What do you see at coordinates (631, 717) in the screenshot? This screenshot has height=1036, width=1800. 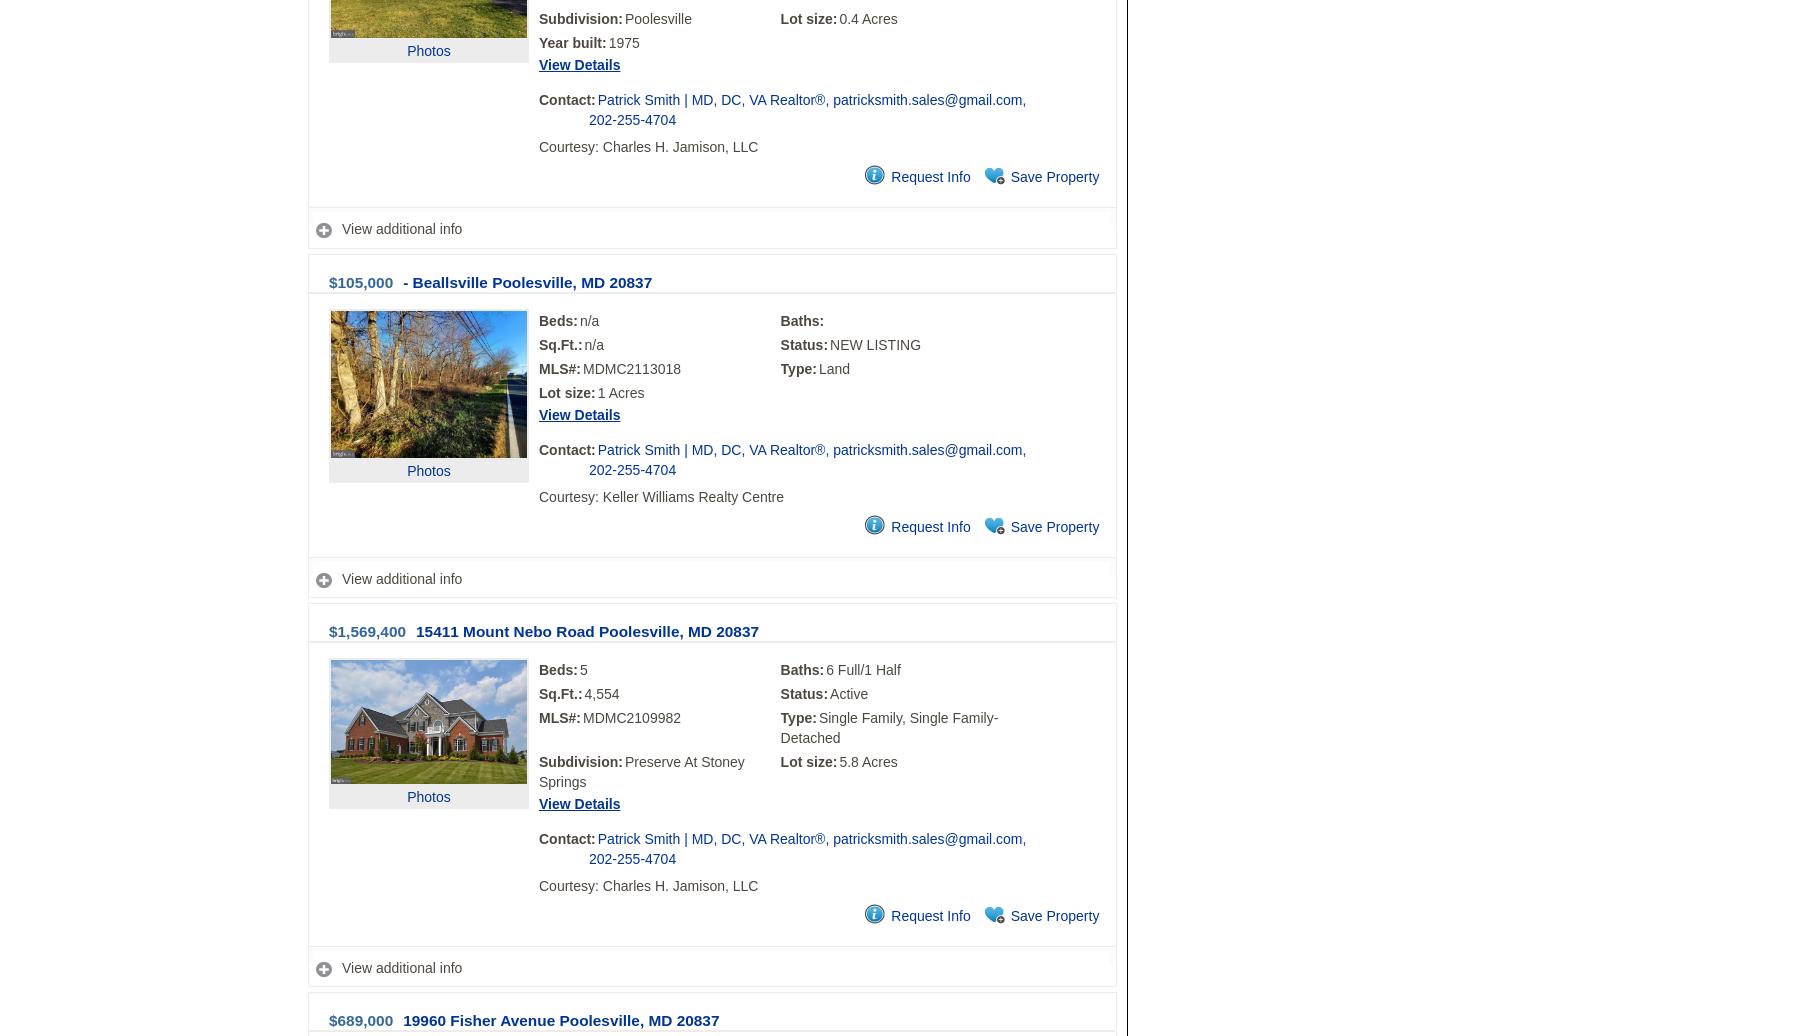 I see `'MDMC2109982'` at bounding box center [631, 717].